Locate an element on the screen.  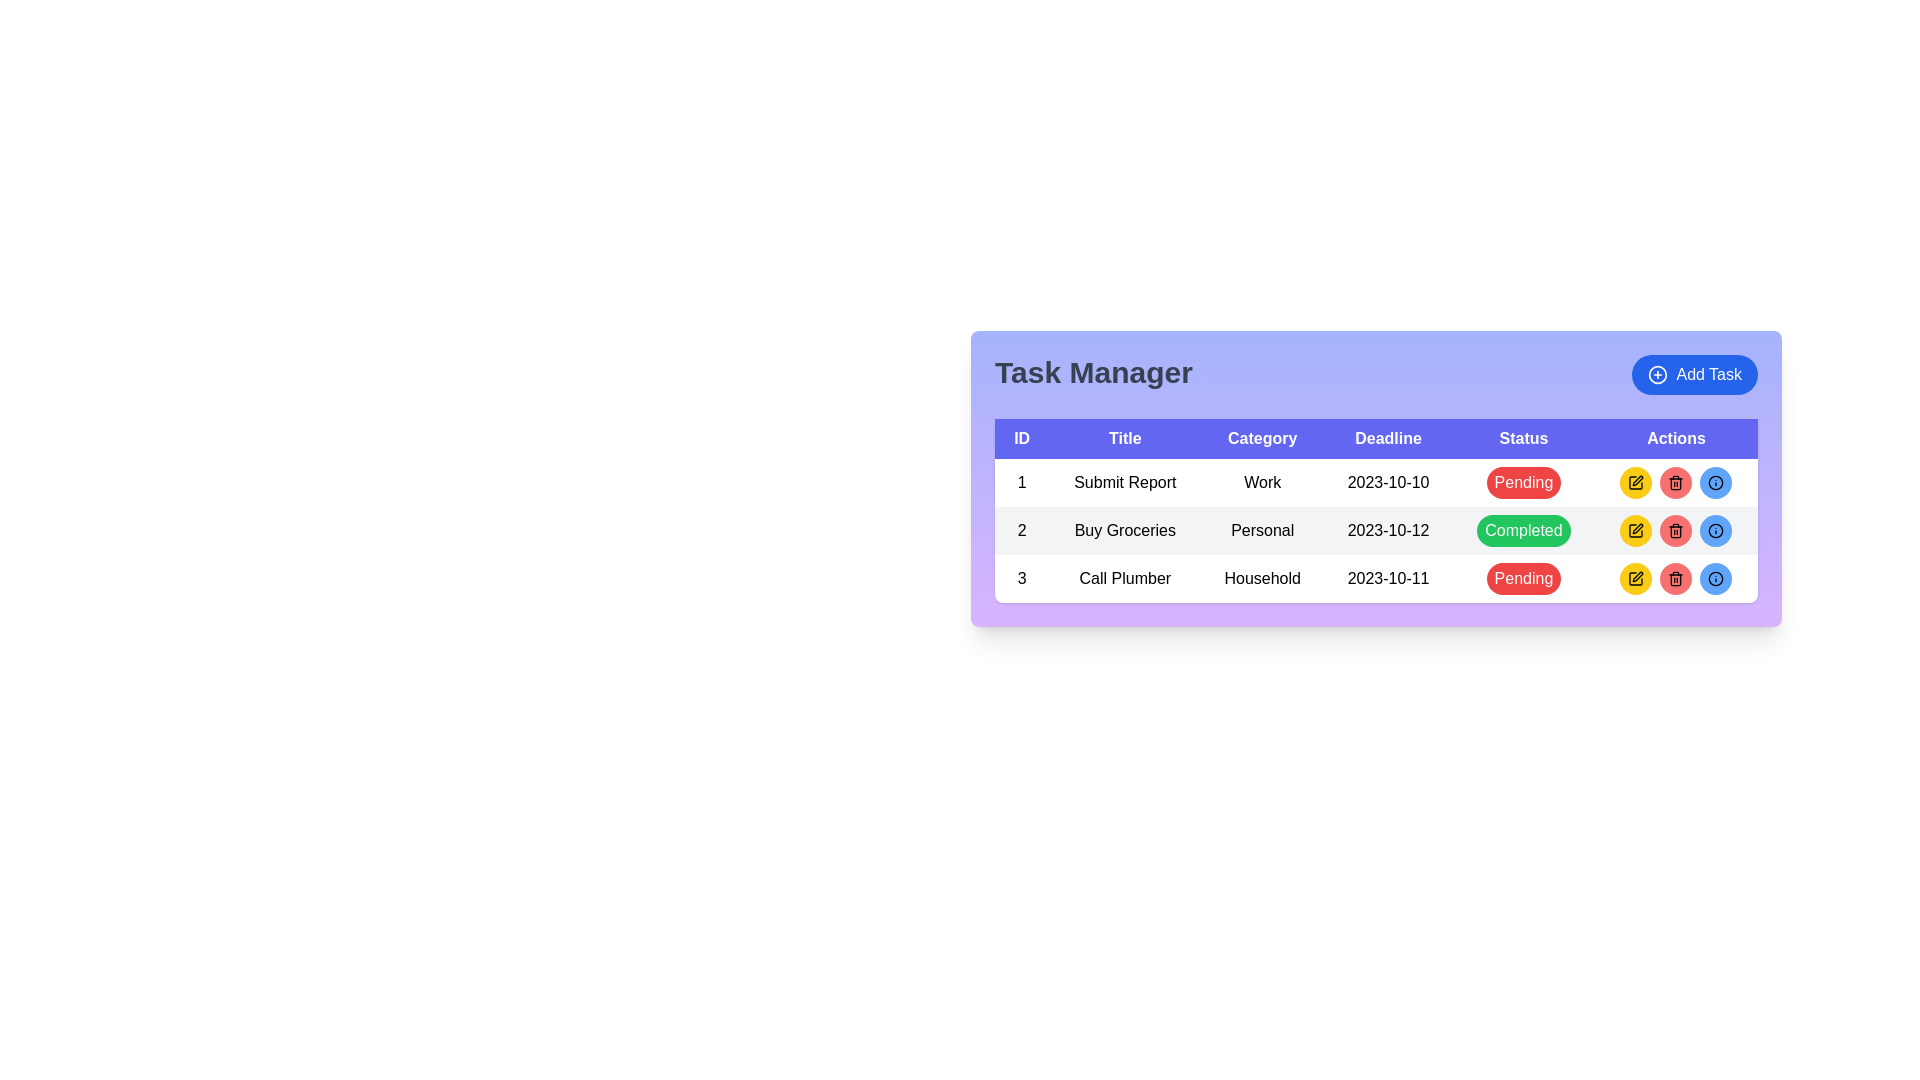
the 'Category' text label in the second row of the 'Task Manager' table that represents the task 'Buy Groceries' is located at coordinates (1261, 530).